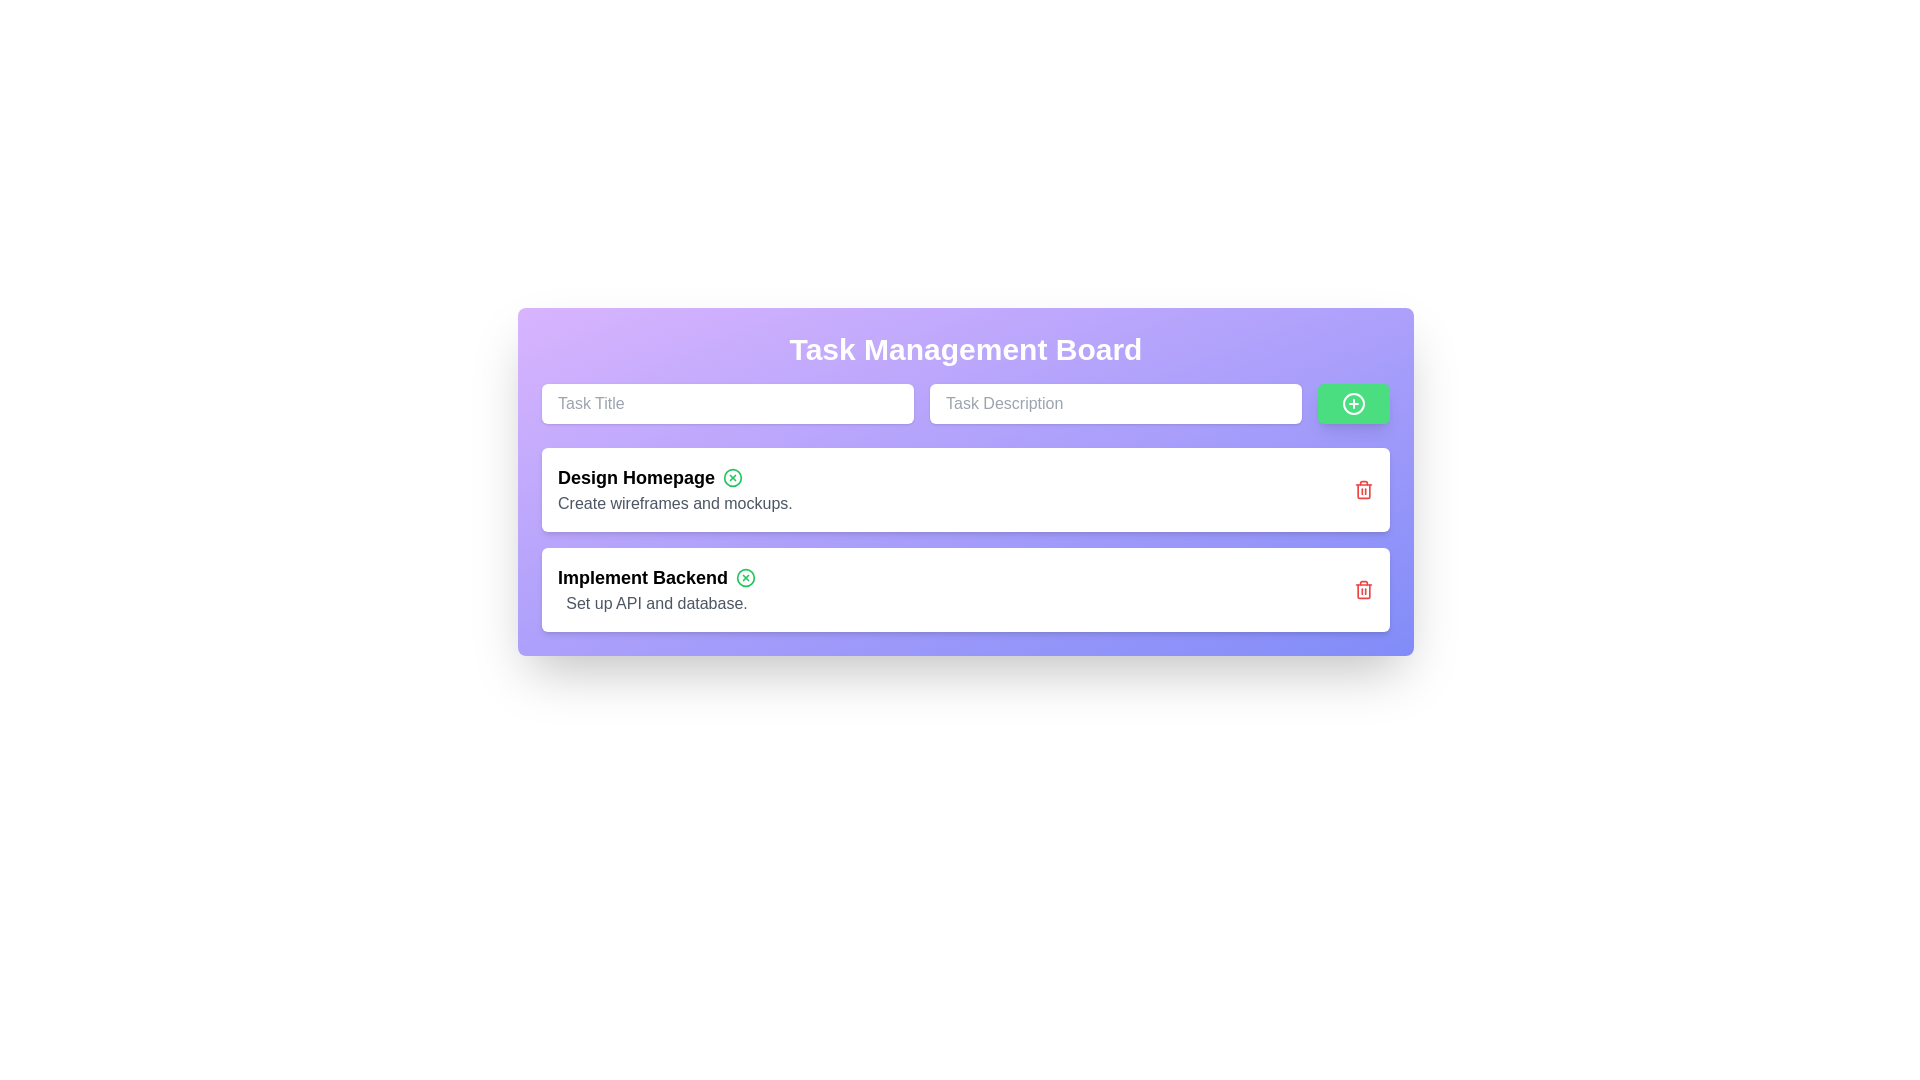  Describe the element at coordinates (745, 578) in the screenshot. I see `the completion icon located in the second list item titled 'Implement Backend'` at that location.